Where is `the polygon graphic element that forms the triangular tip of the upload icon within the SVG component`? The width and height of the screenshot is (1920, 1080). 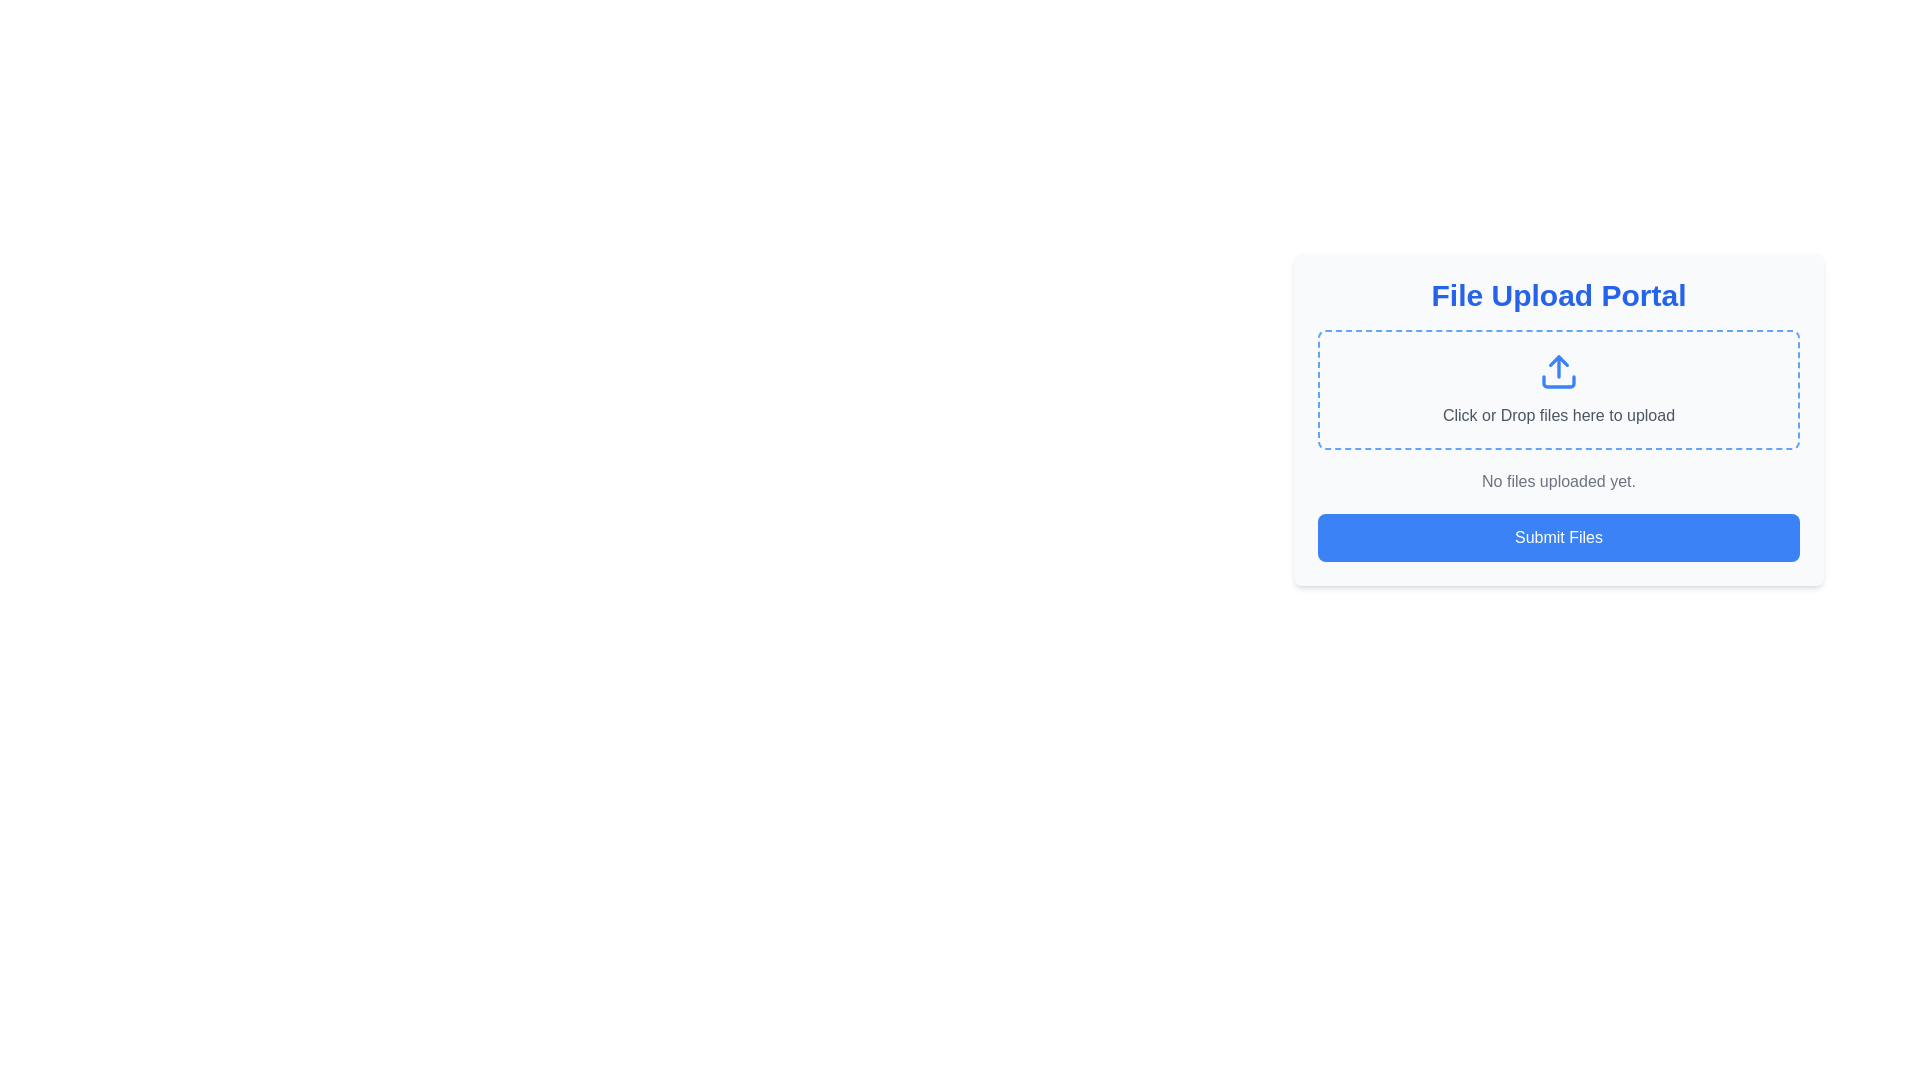 the polygon graphic element that forms the triangular tip of the upload icon within the SVG component is located at coordinates (1558, 361).